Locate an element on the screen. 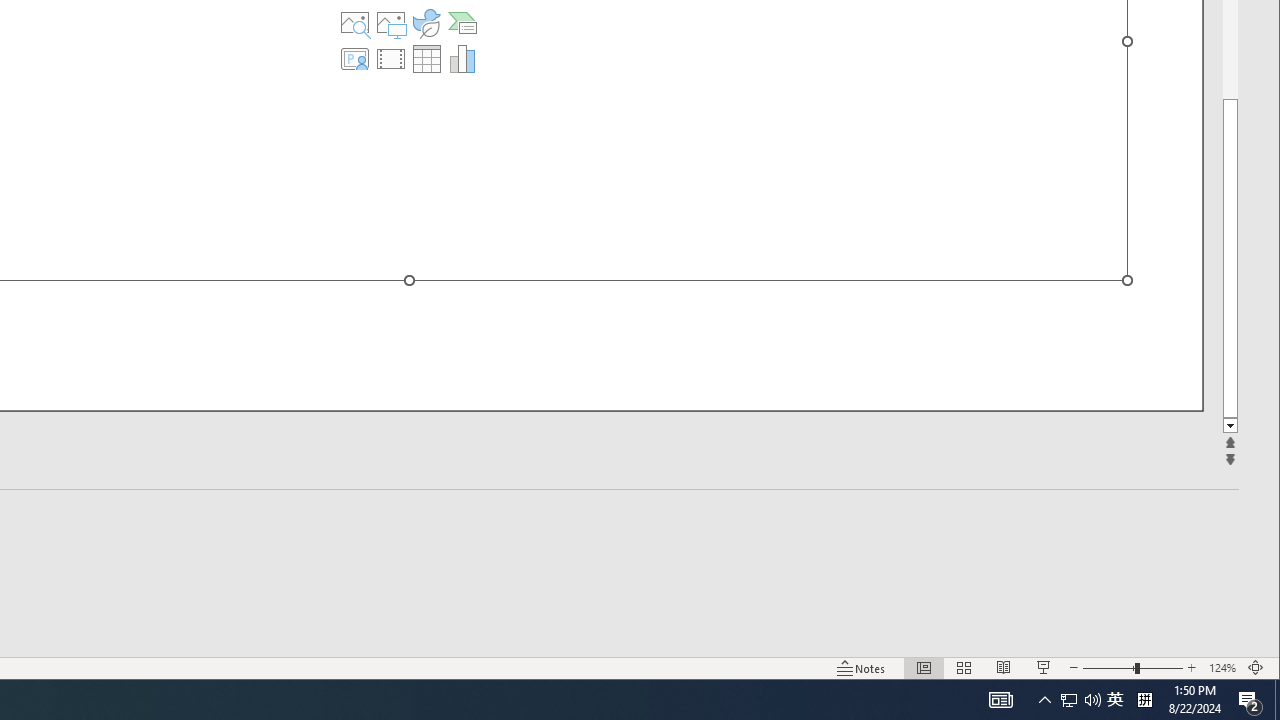  'Insert Cameo' is located at coordinates (355, 58).